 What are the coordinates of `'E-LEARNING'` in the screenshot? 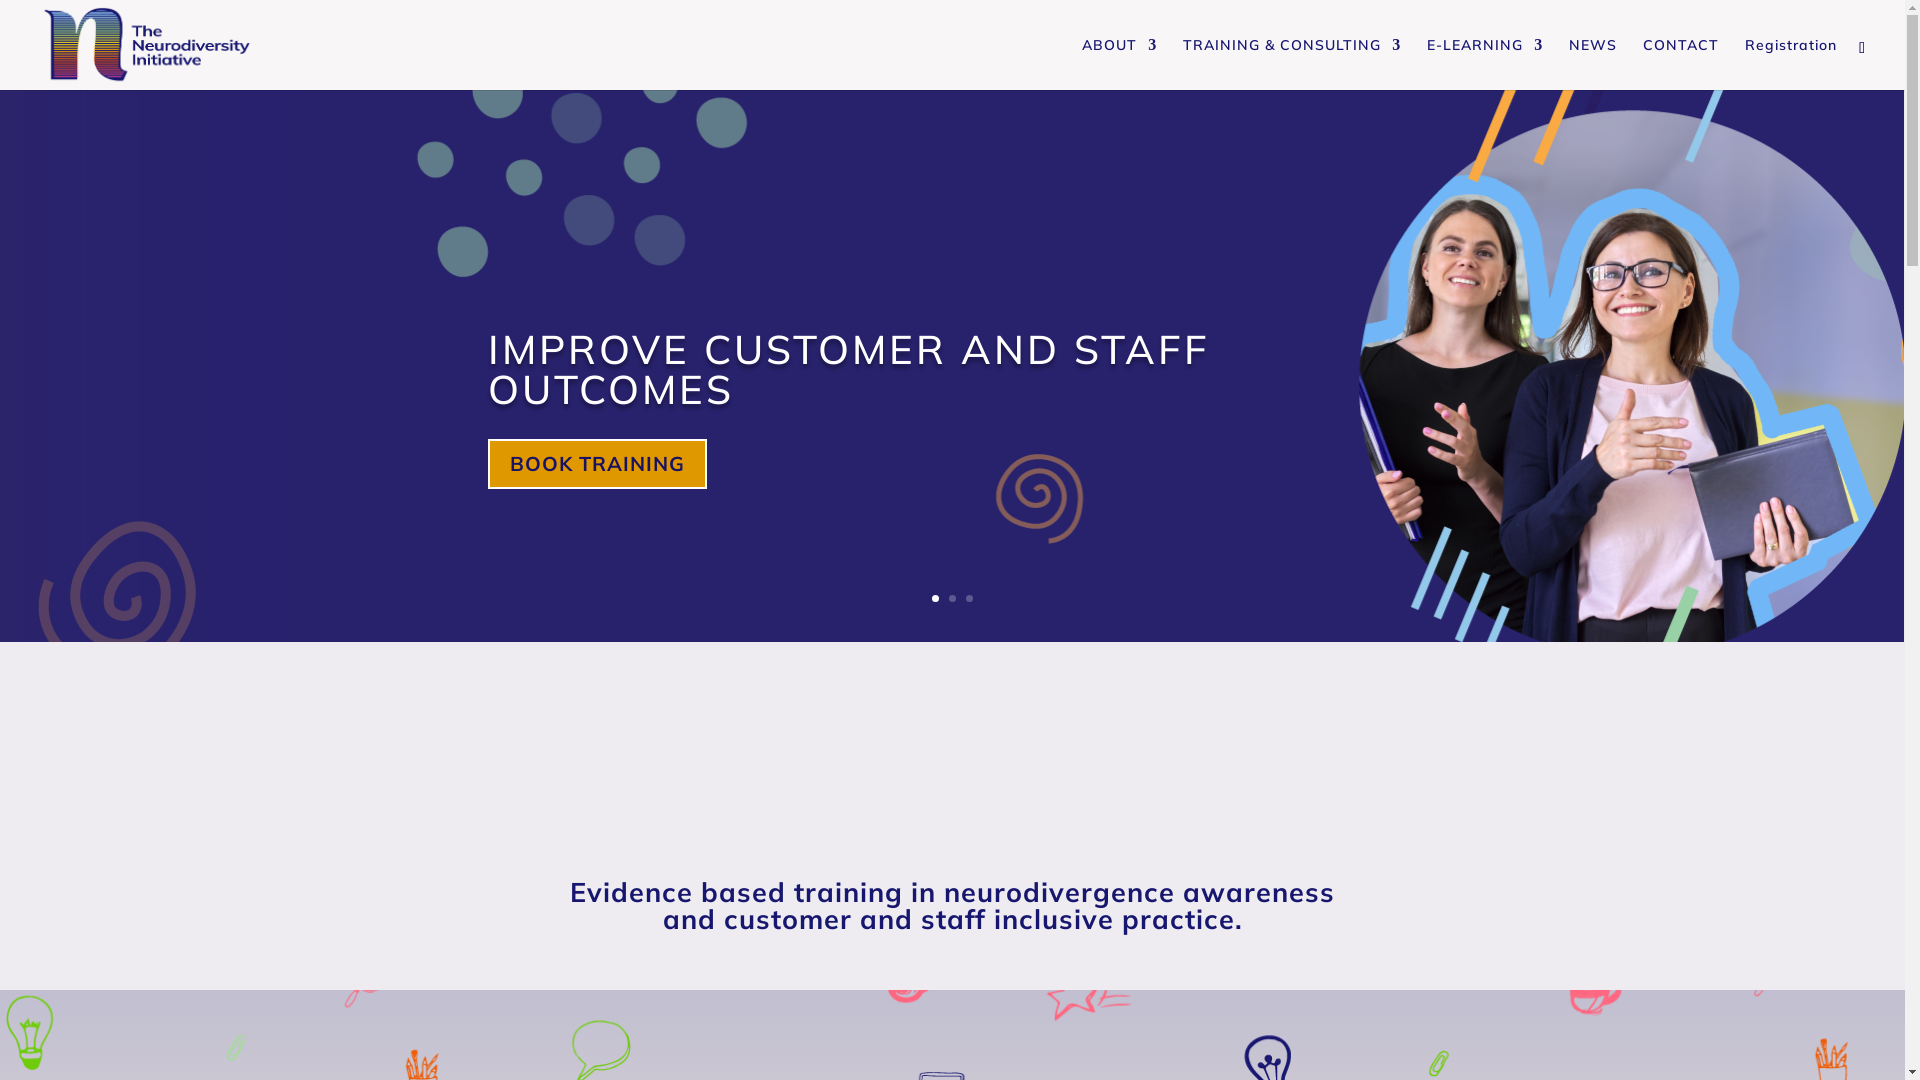 It's located at (1484, 63).